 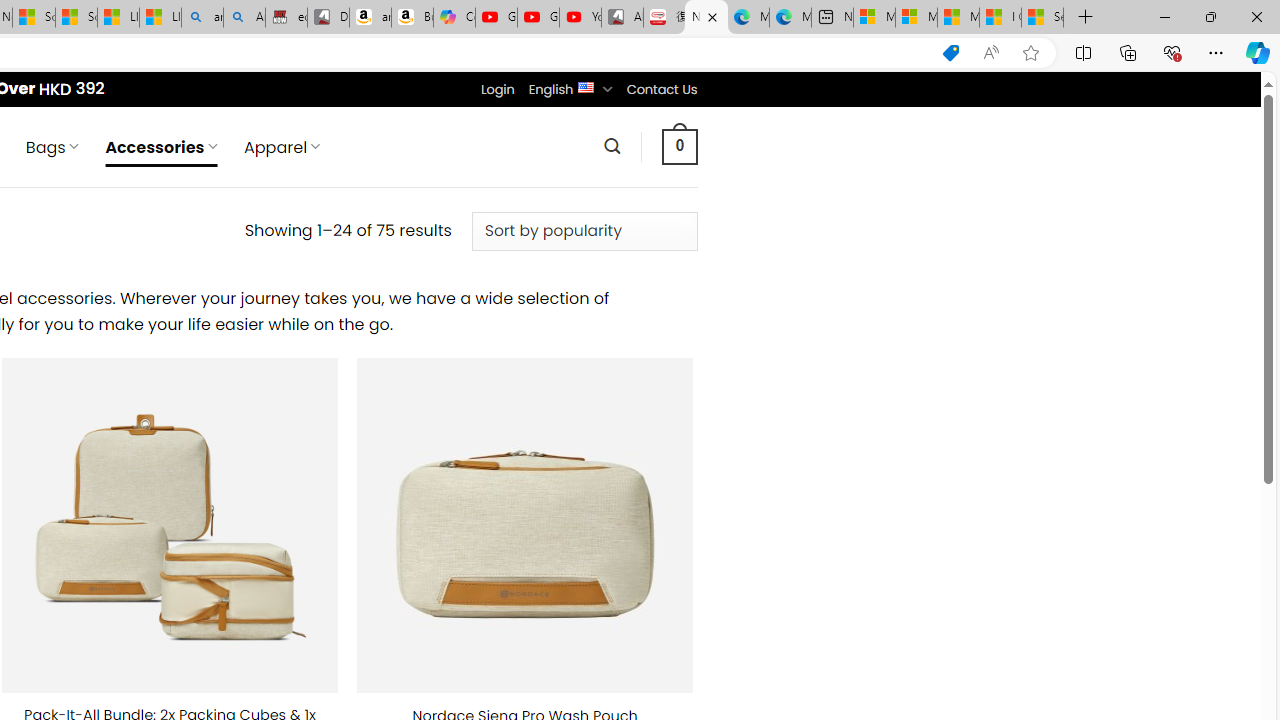 I want to click on 'Copilot', so click(x=453, y=17).